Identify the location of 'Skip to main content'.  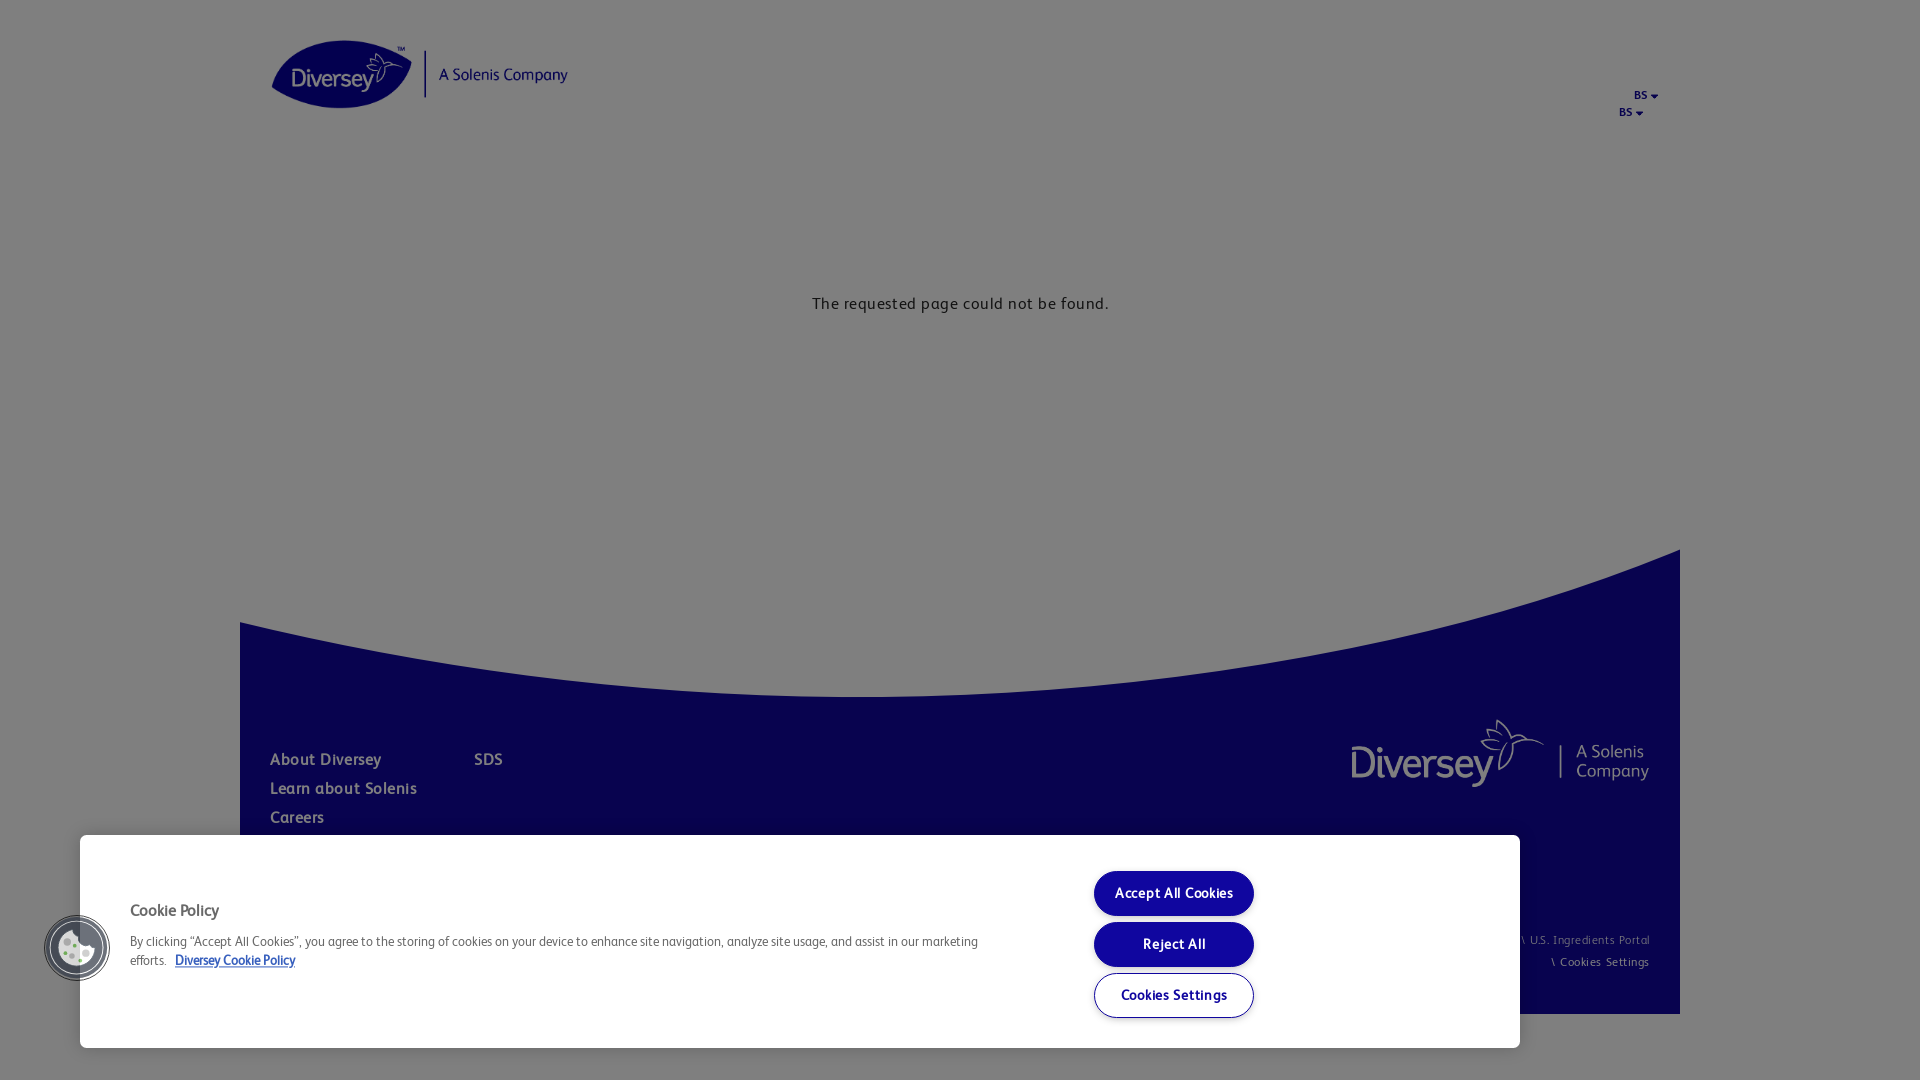
(0, 0).